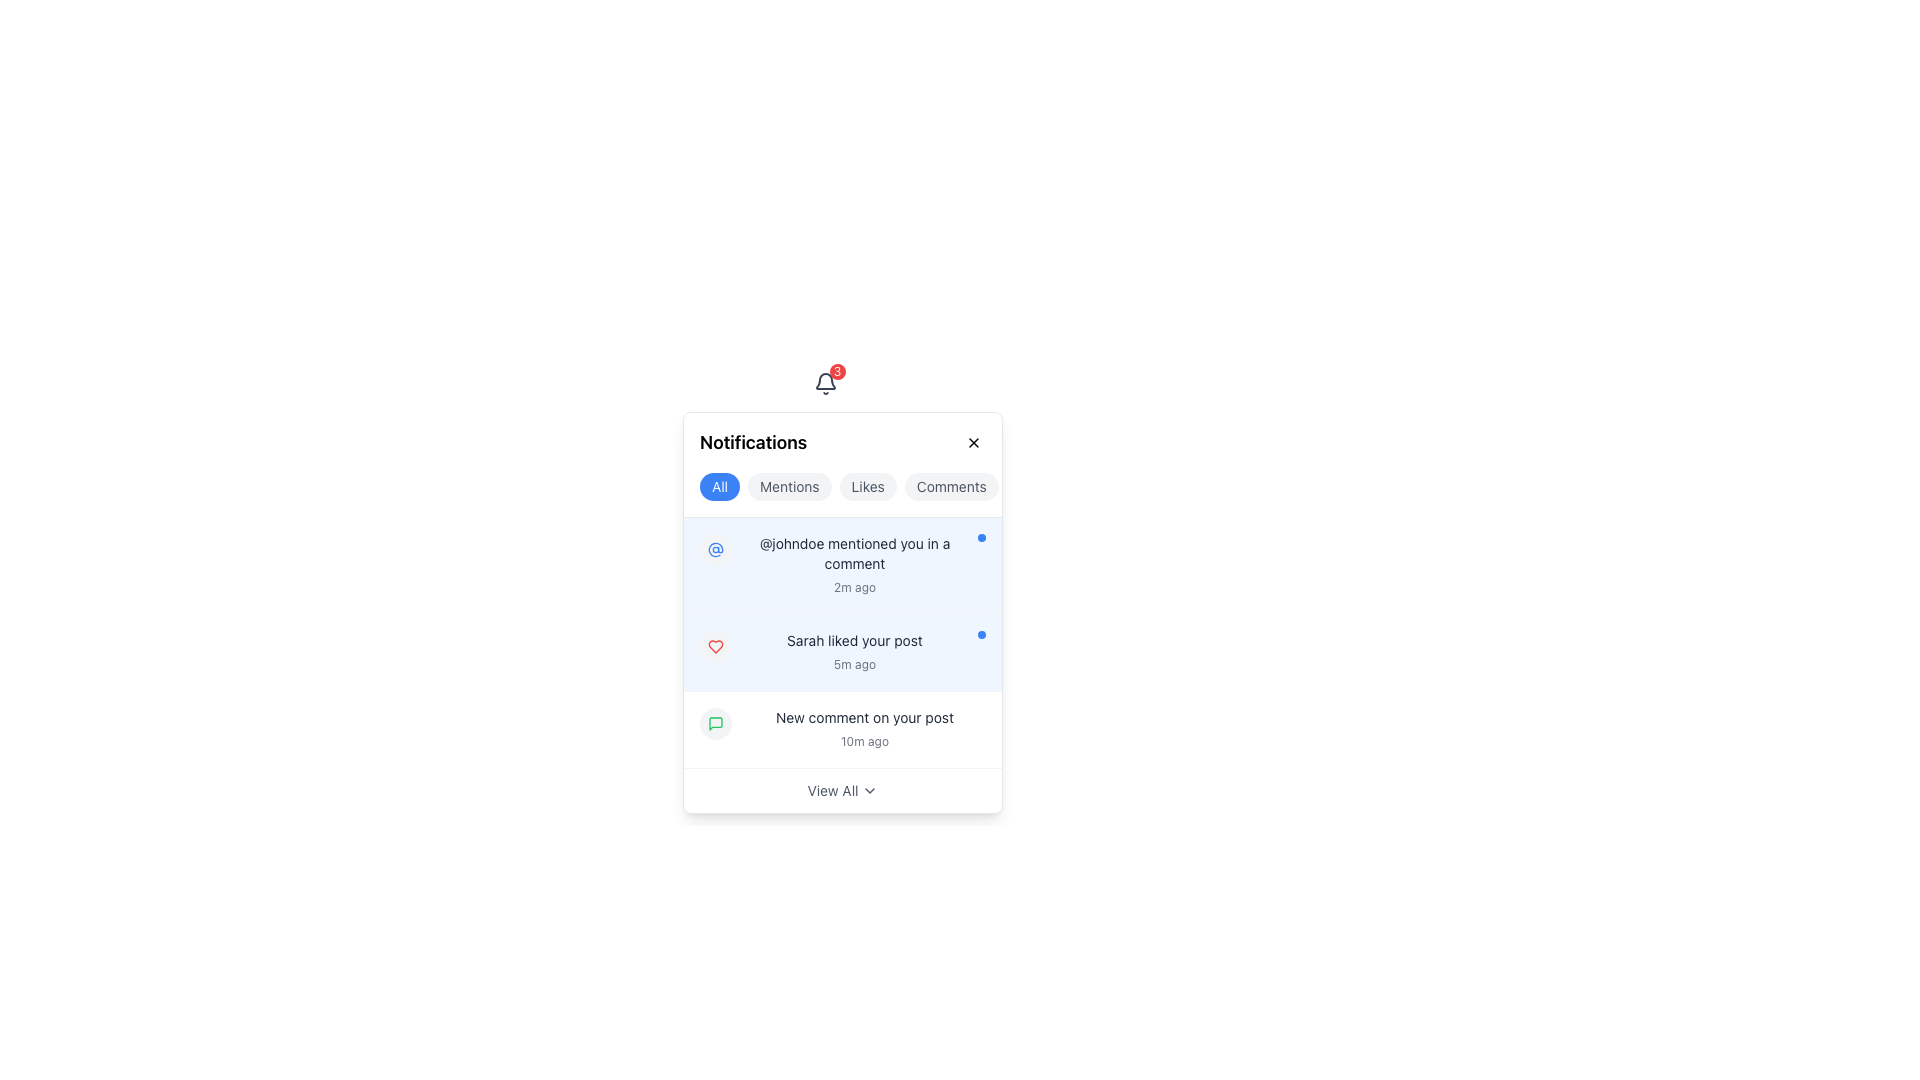  Describe the element at coordinates (715, 647) in the screenshot. I see `the 'like' icon associated with the notification 'Sarah liked your post', located in the notification panel` at that location.